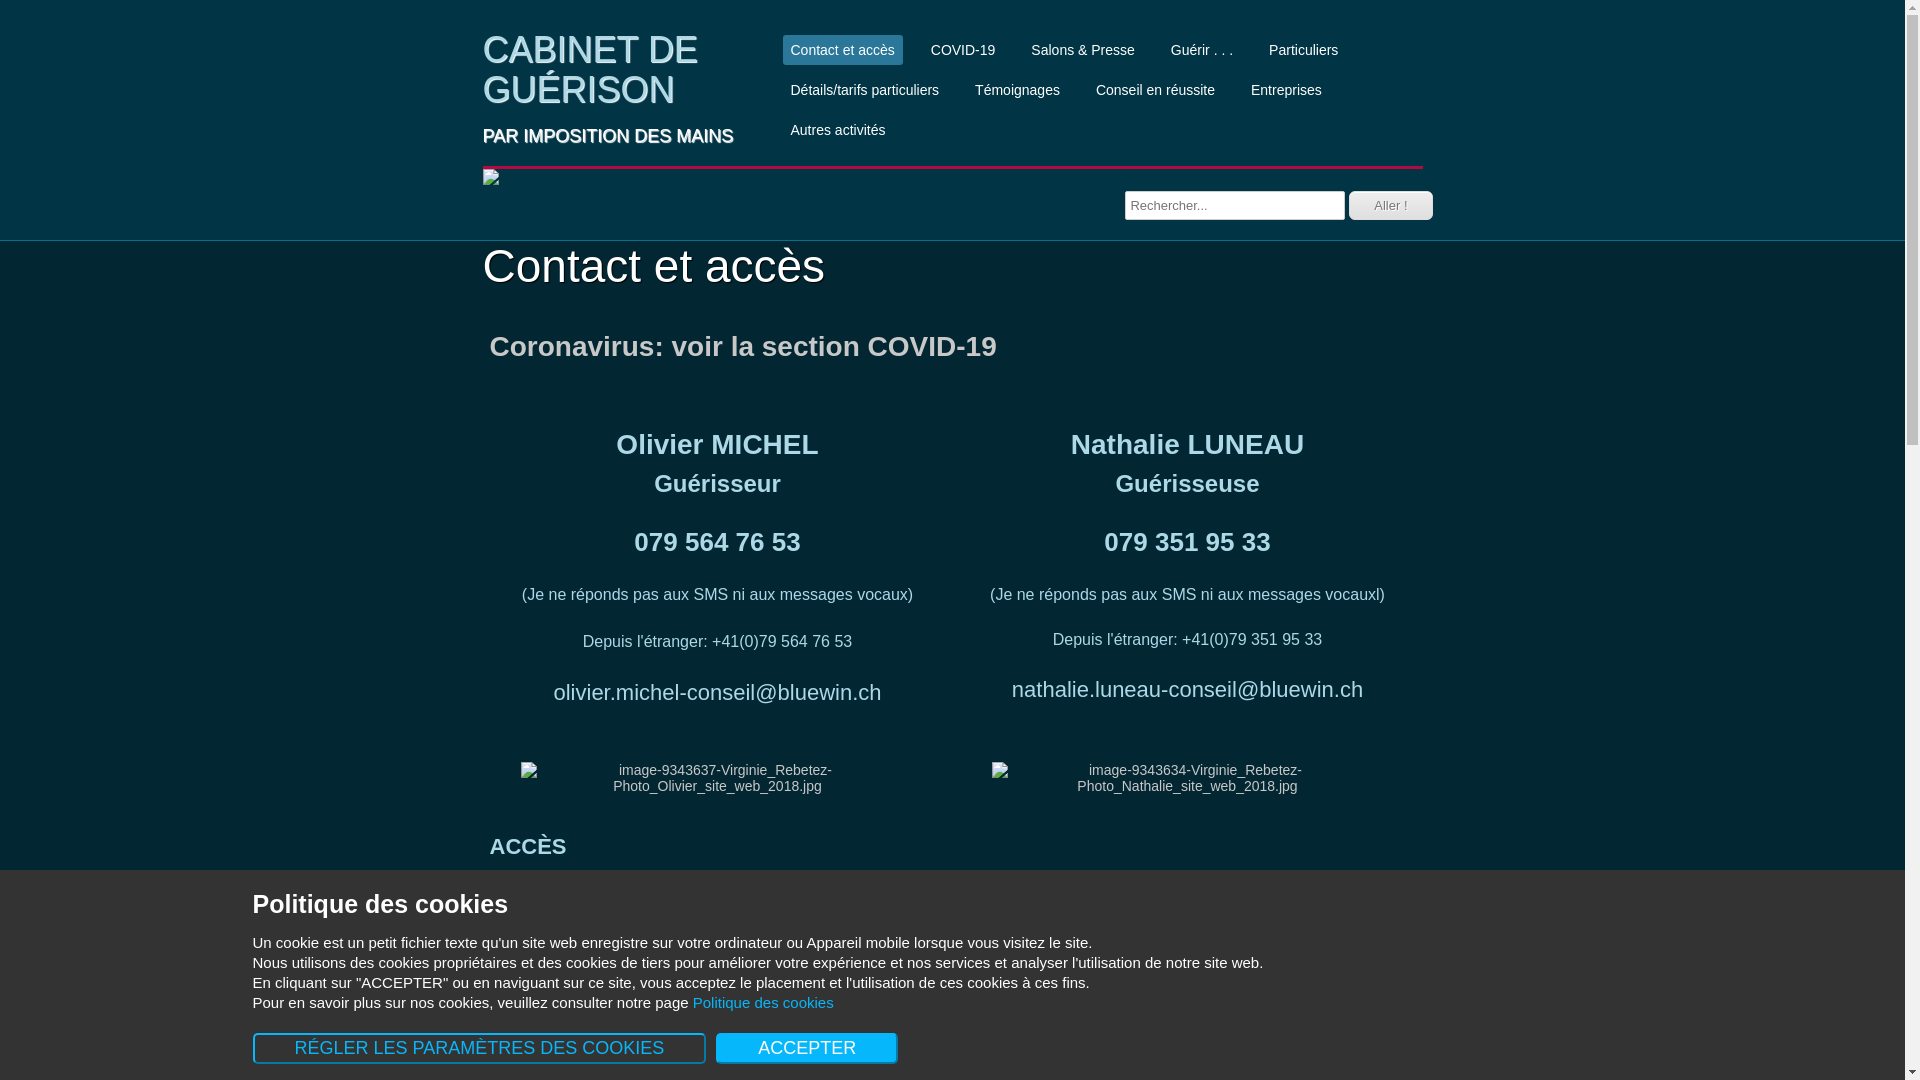 Image resolution: width=1920 pixels, height=1080 pixels. Describe the element at coordinates (963, 49) in the screenshot. I see `'COVID-19'` at that location.